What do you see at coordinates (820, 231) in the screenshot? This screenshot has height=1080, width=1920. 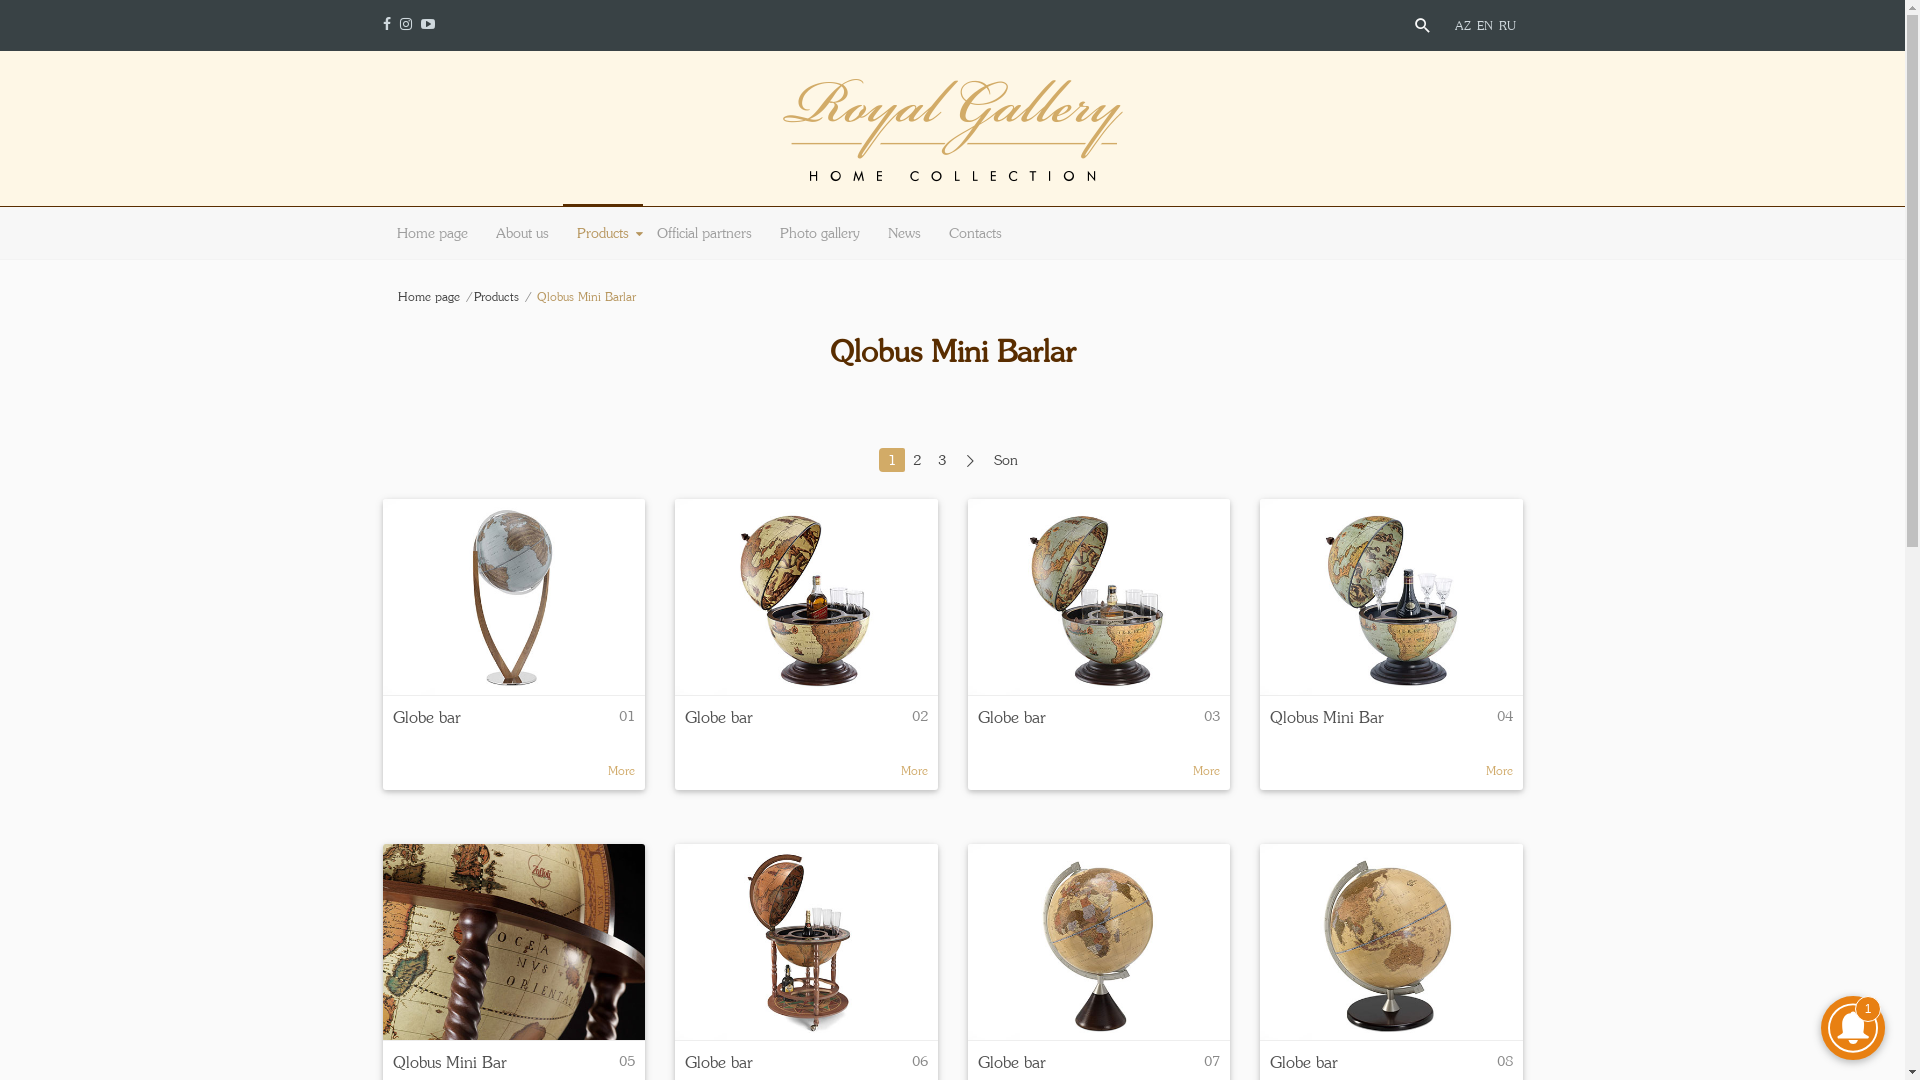 I see `'Photo gallery'` at bounding box center [820, 231].